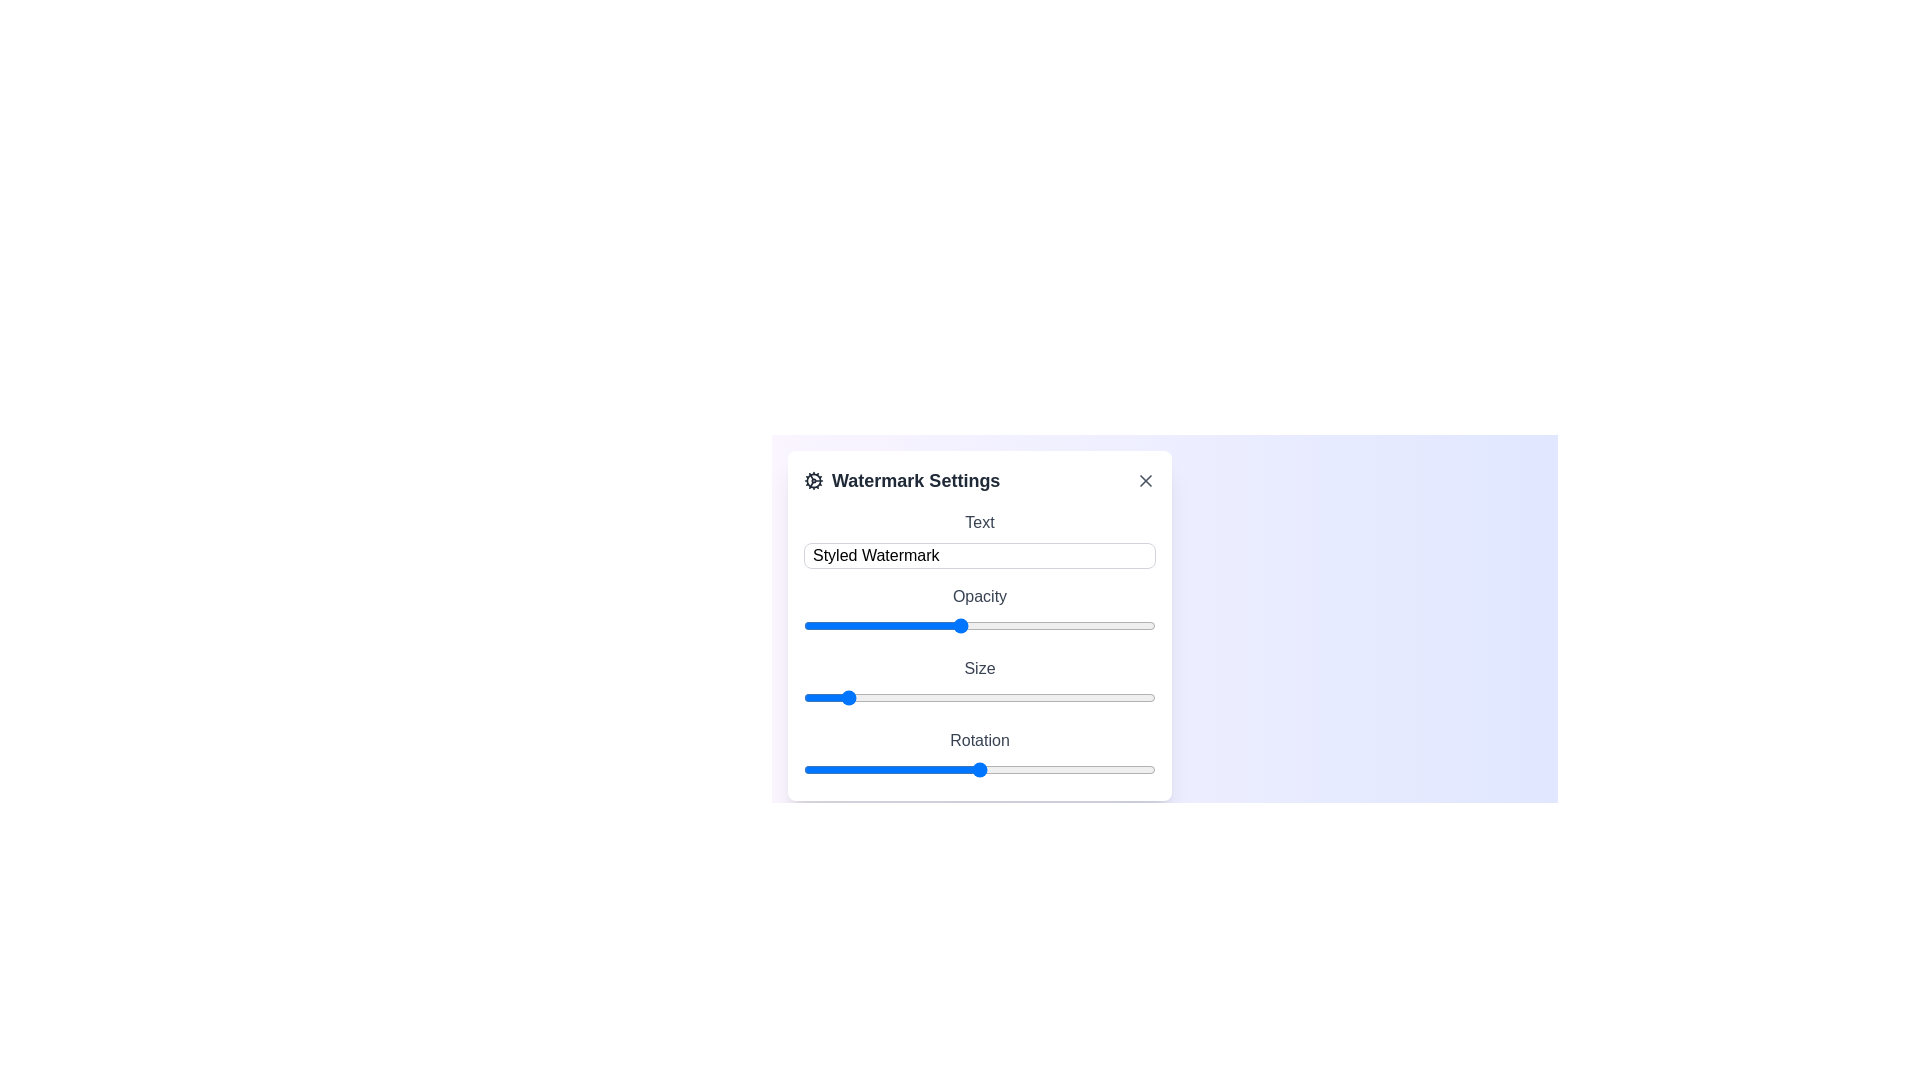 The width and height of the screenshot is (1920, 1080). I want to click on the circular cog hole icon in the top-left of the Watermark Settings panel, which is light gray and part of a larger cogwheel design, so click(814, 481).